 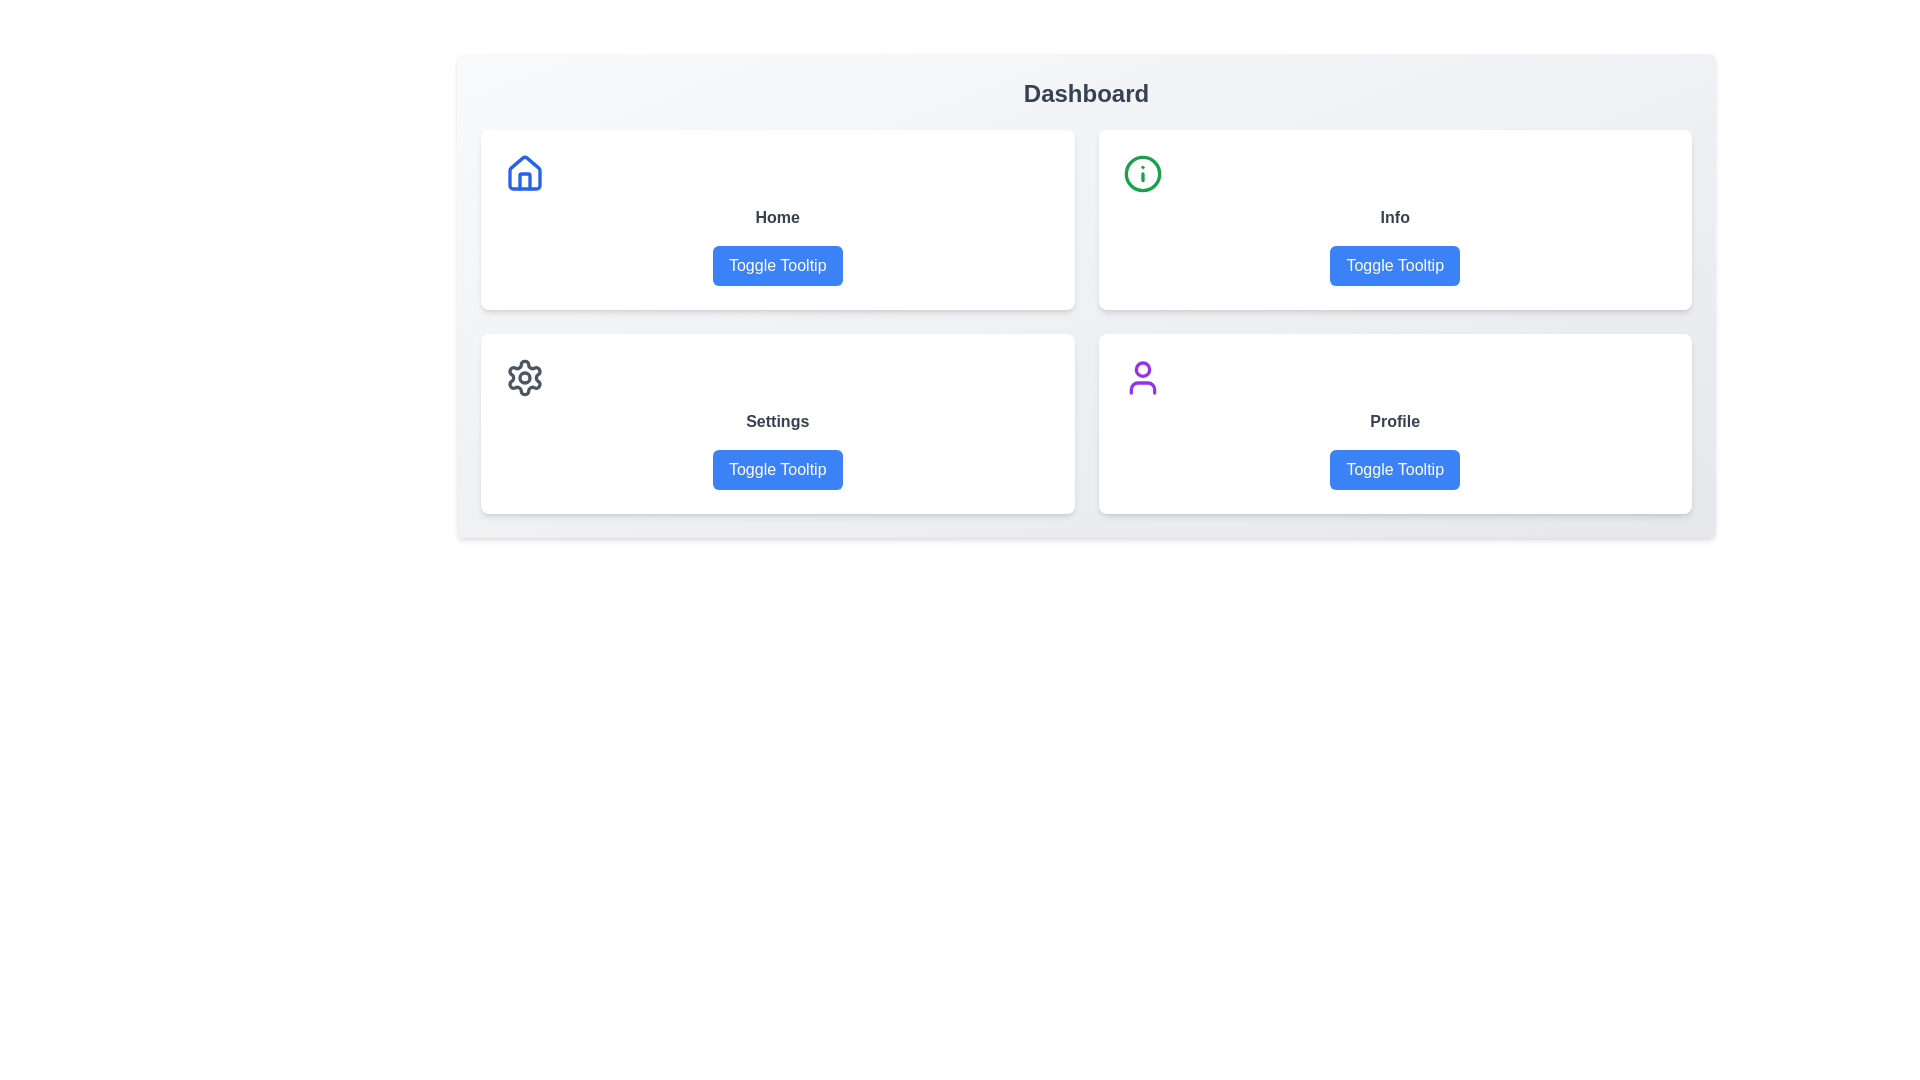 I want to click on the central circular part of the gear icon, which is a decorative component of the settings interface located within a rectangular card labeled 'Settings.', so click(x=524, y=378).